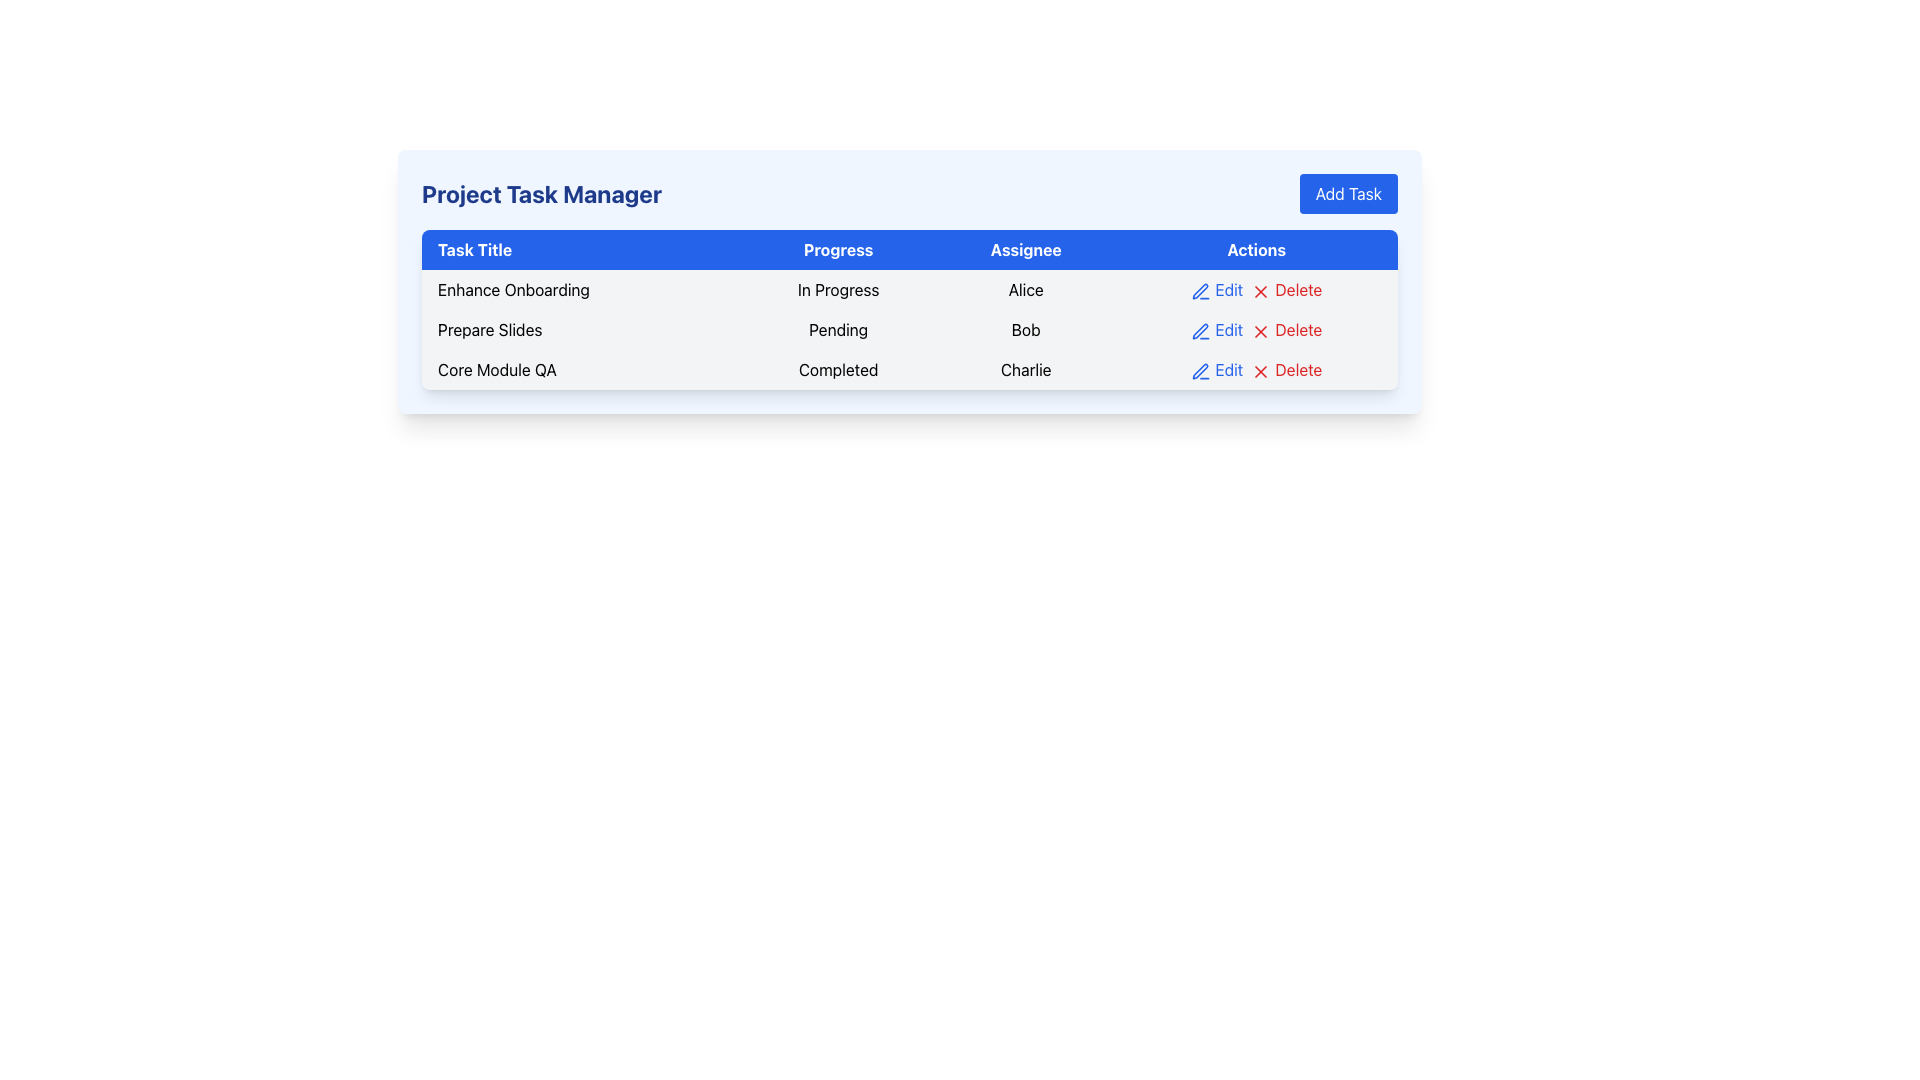  Describe the element at coordinates (1216, 329) in the screenshot. I see `the 'Edit' hyperlink in the second row of the Actions column` at that location.